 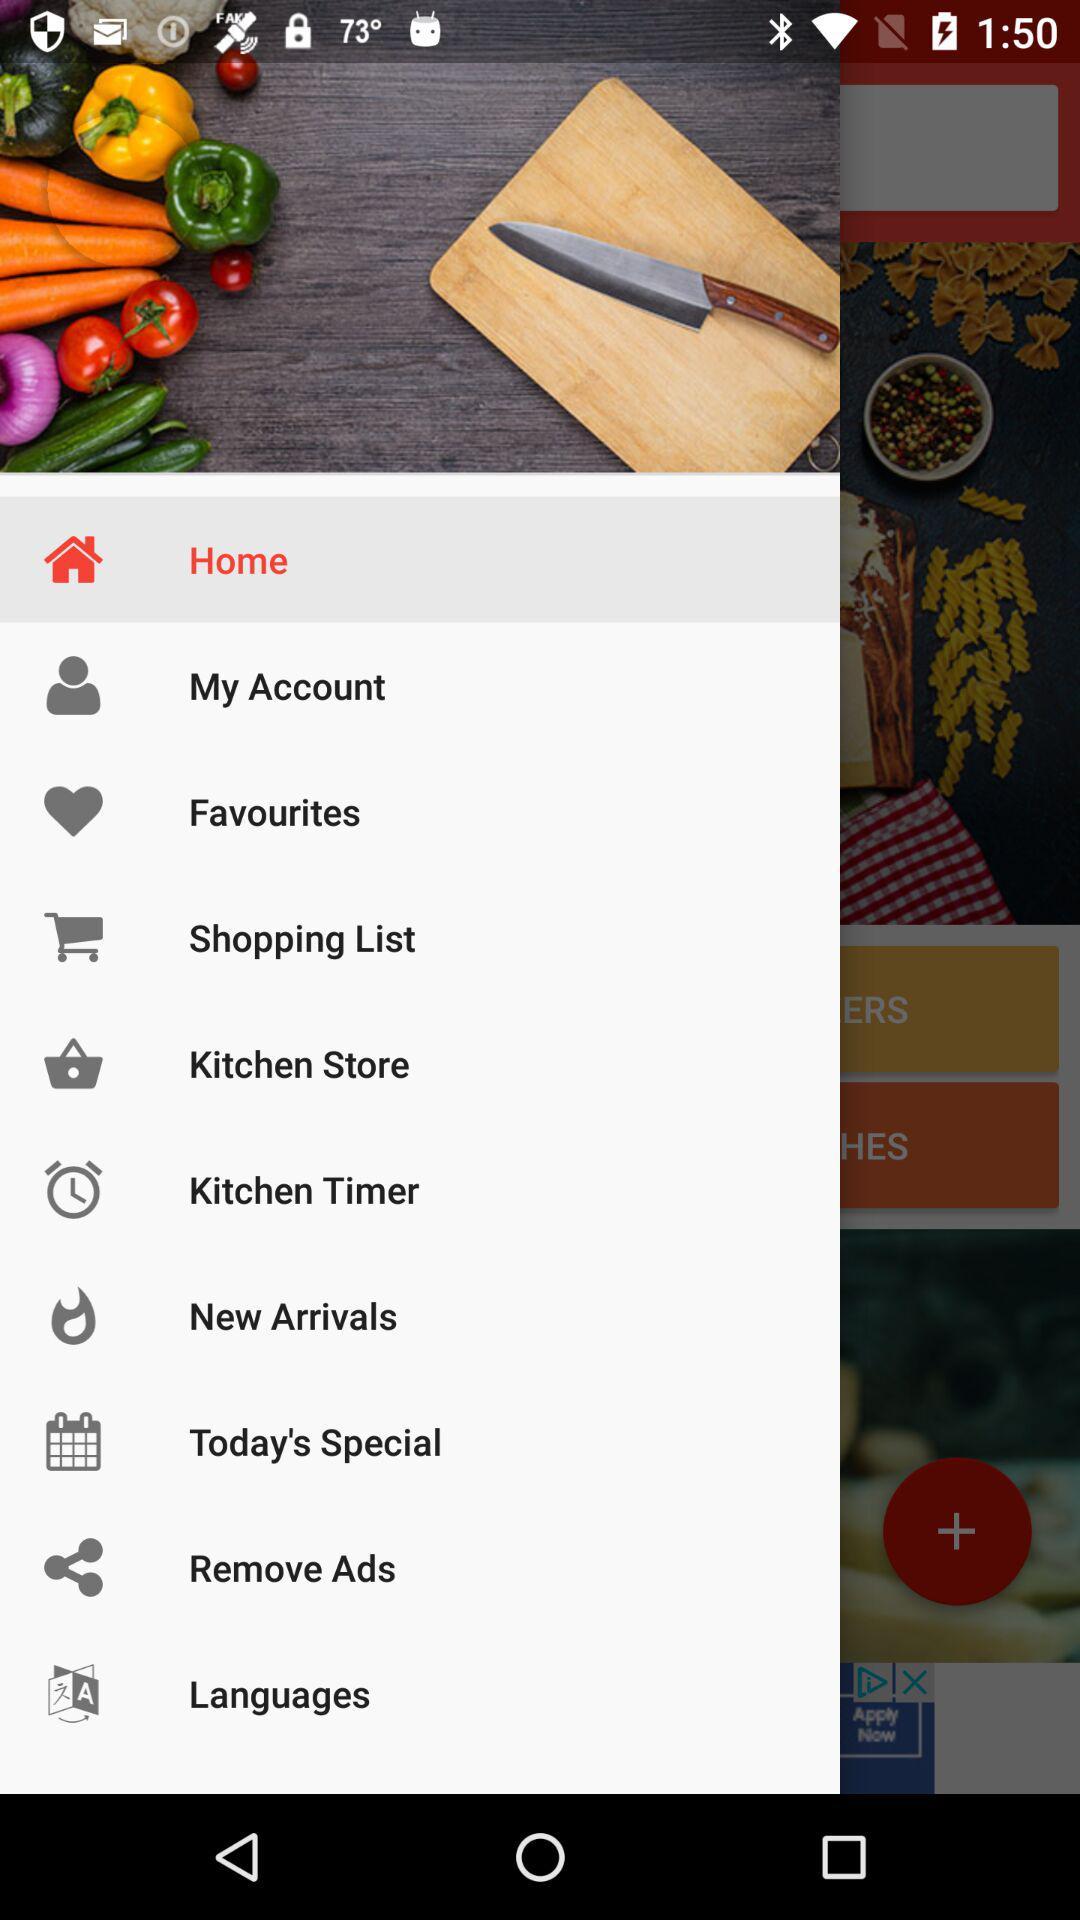 What do you see at coordinates (955, 1538) in the screenshot?
I see `the add icon` at bounding box center [955, 1538].